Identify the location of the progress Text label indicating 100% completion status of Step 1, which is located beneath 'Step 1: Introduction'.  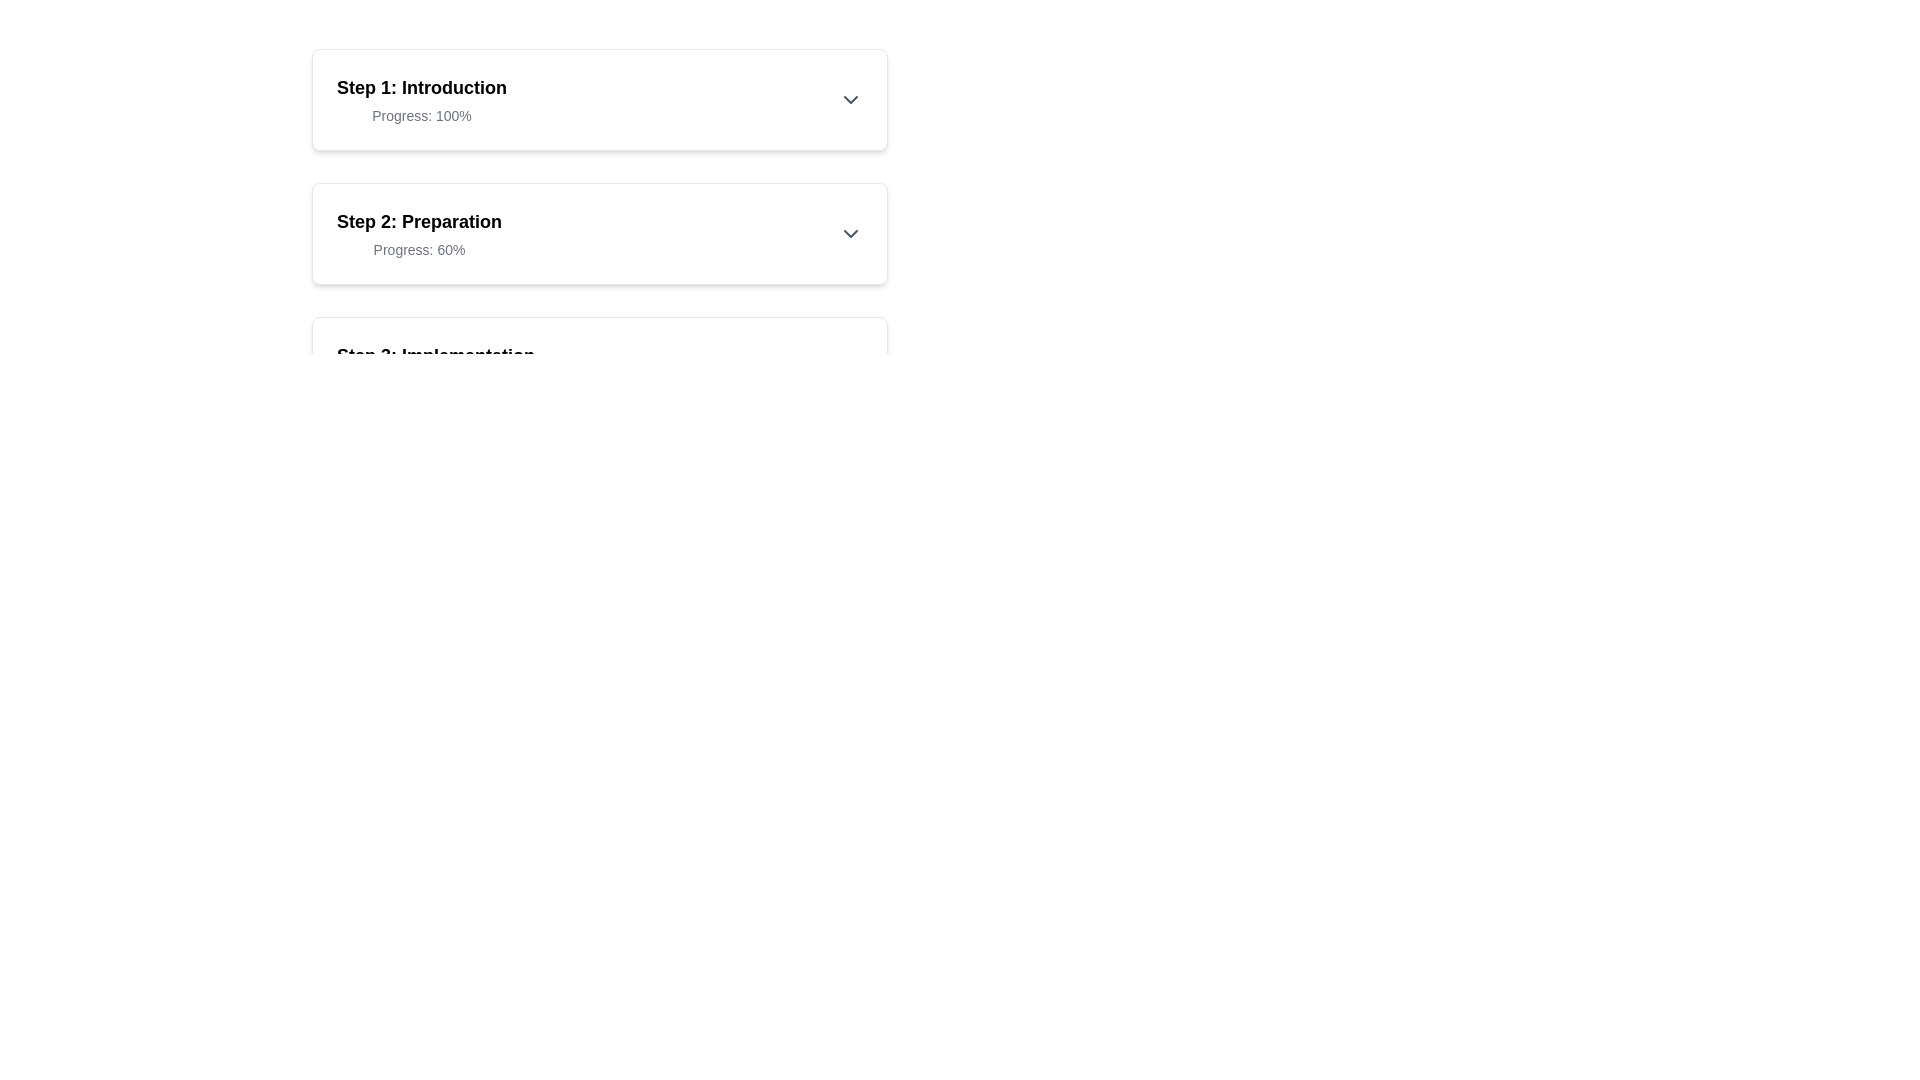
(421, 115).